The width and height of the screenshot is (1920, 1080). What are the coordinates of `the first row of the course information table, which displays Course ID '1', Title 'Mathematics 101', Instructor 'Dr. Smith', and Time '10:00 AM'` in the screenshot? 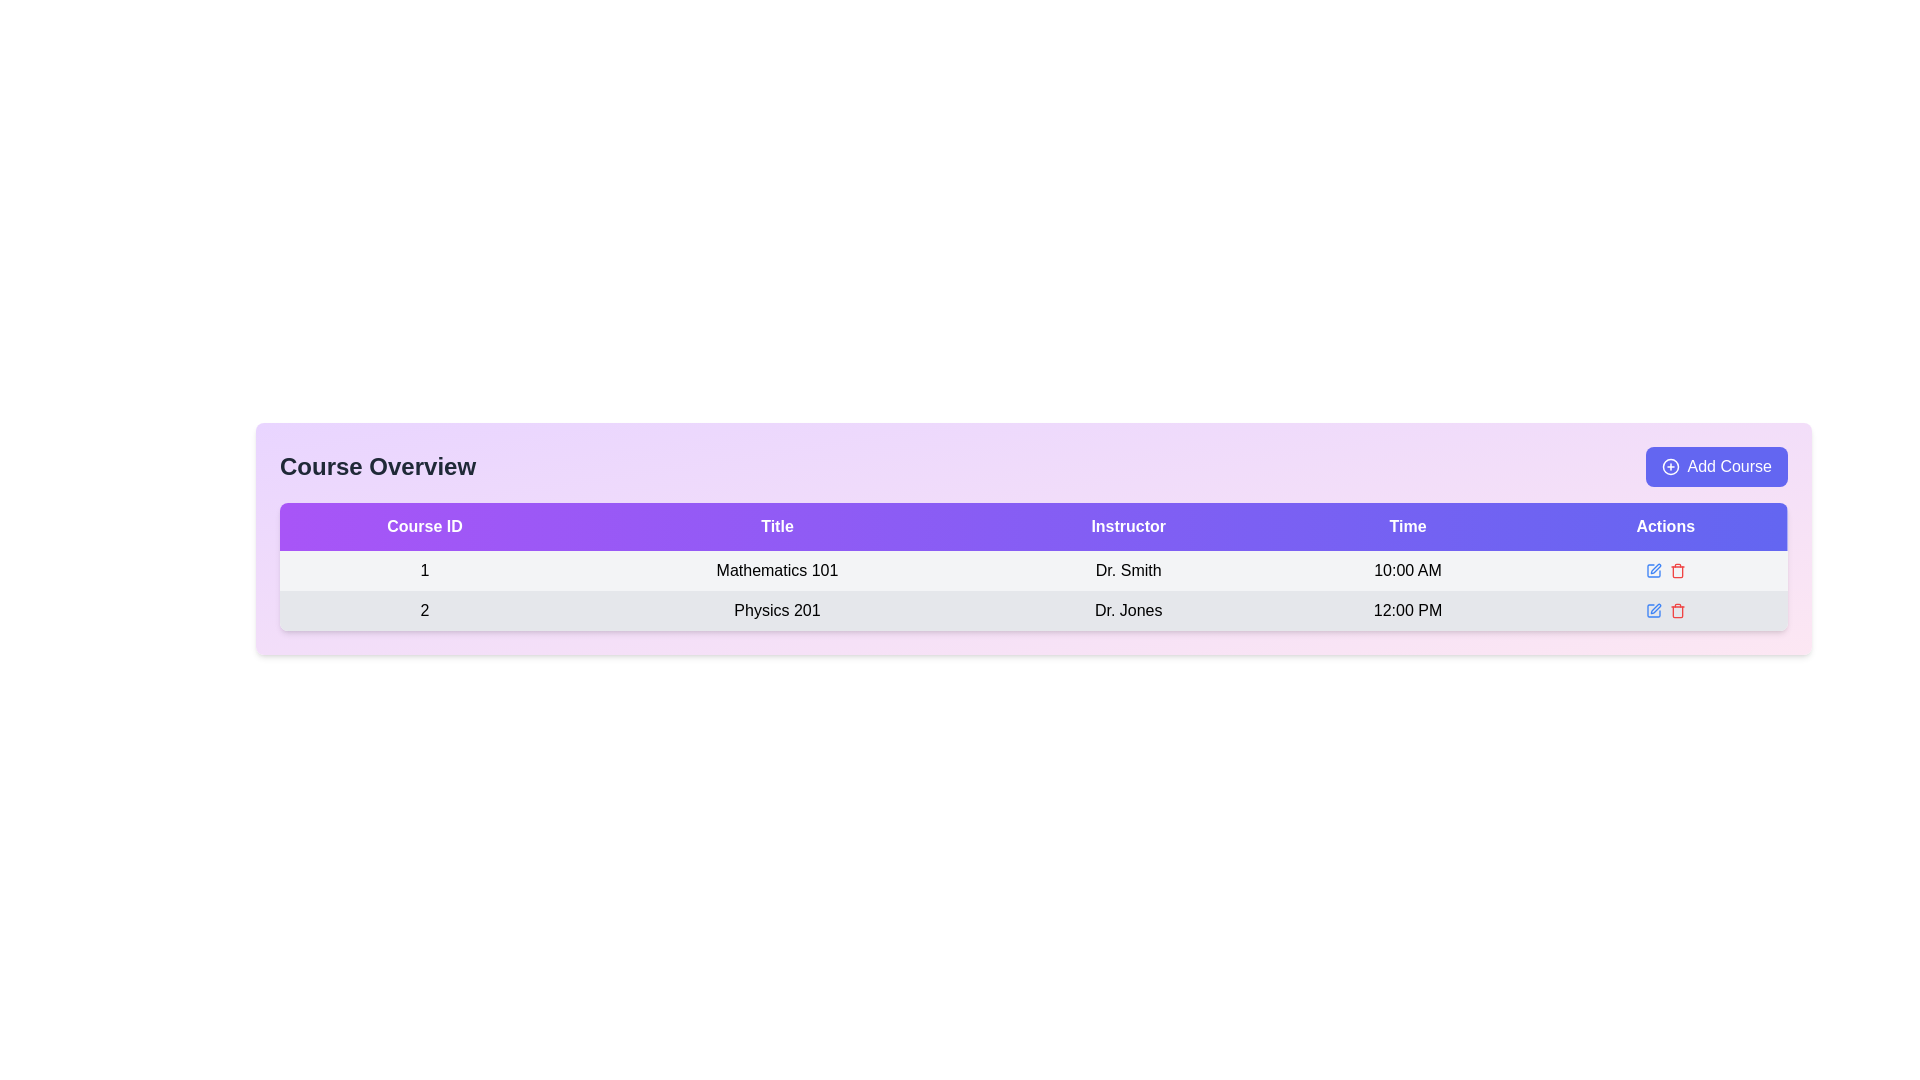 It's located at (1033, 570).